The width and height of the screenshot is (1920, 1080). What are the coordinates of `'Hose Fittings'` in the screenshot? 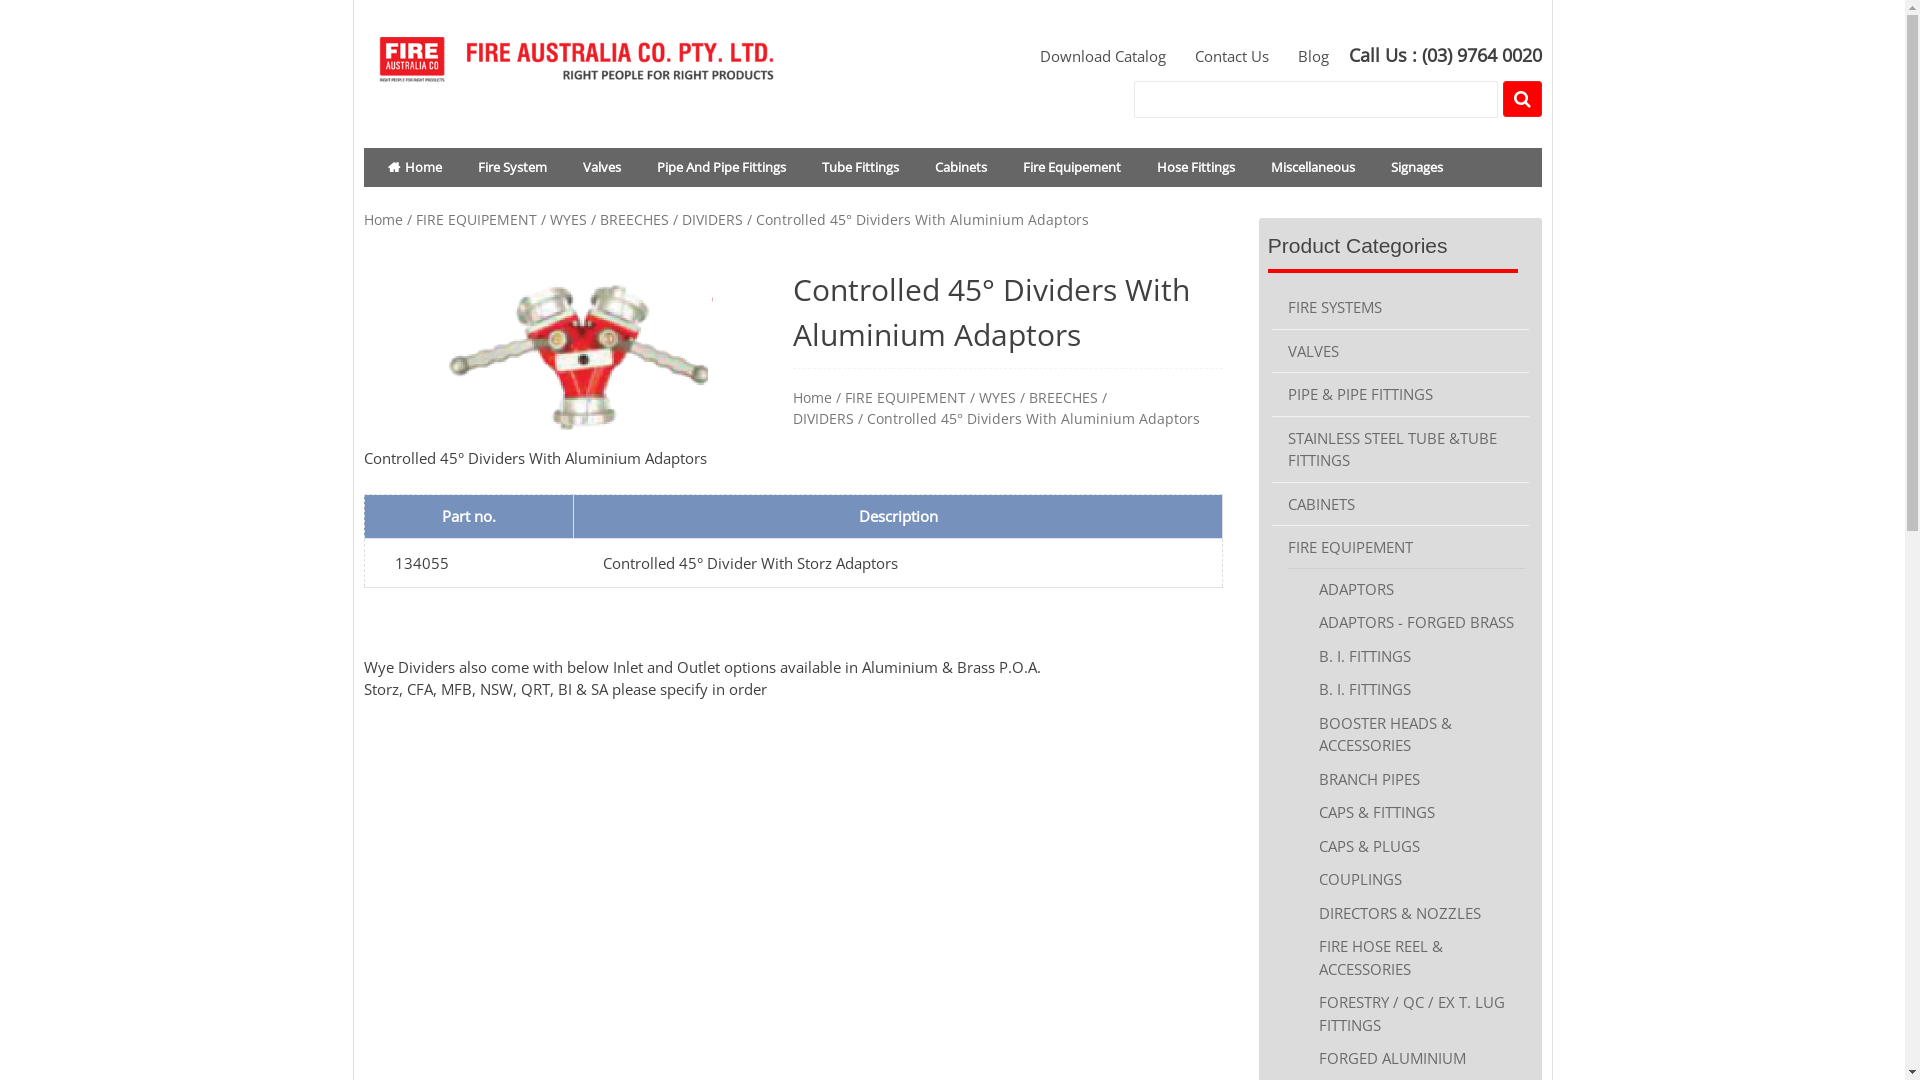 It's located at (1195, 166).